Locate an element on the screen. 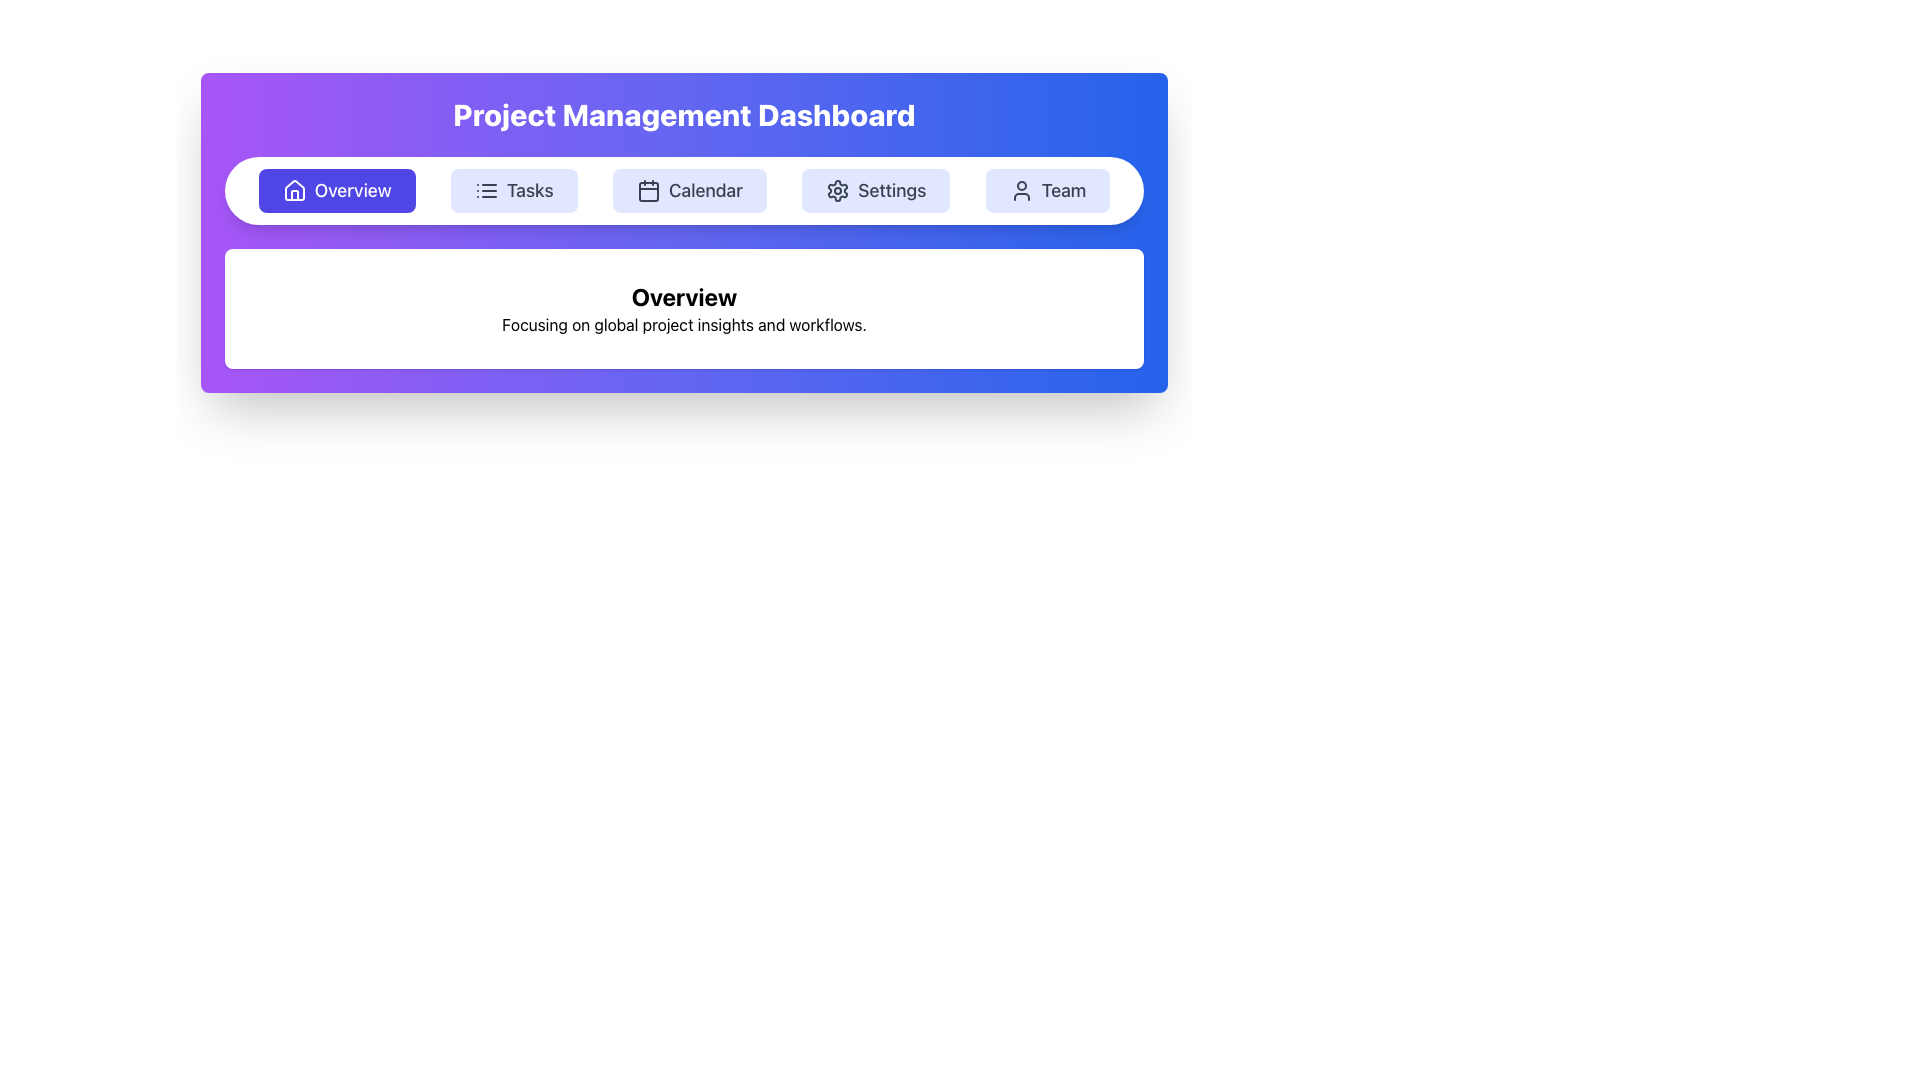  displayed text in the Text block with title and description located below the 'Project Management Dashboard' navigation bar is located at coordinates (684, 308).